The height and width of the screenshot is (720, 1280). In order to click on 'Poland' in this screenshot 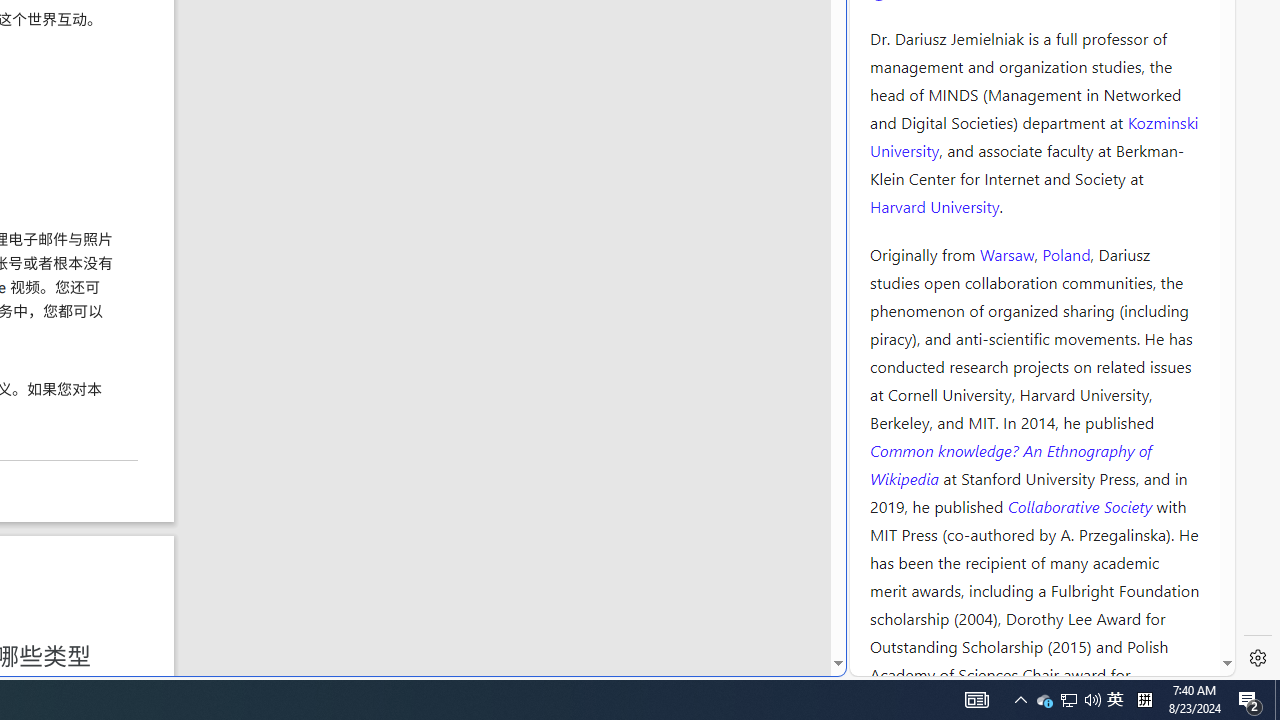, I will do `click(1065, 252)`.